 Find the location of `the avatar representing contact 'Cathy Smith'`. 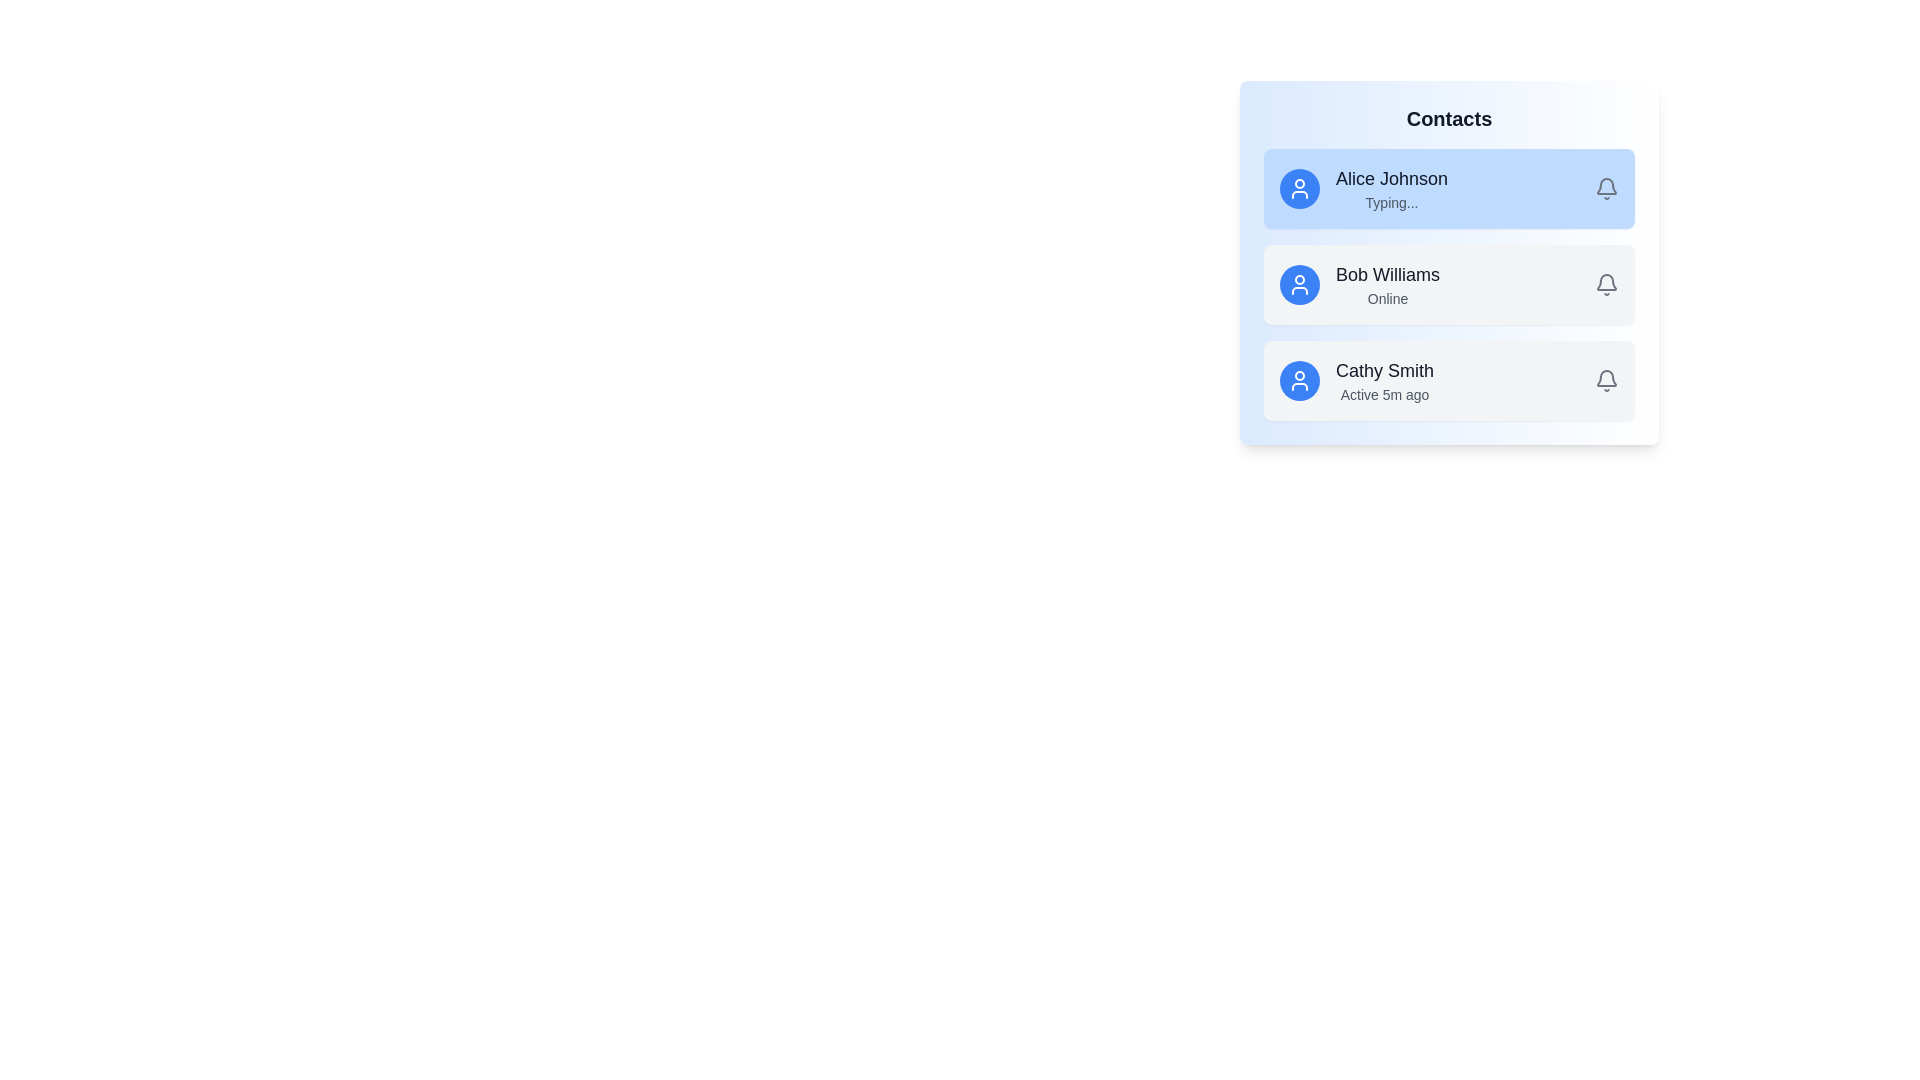

the avatar representing contact 'Cathy Smith' is located at coordinates (1300, 381).